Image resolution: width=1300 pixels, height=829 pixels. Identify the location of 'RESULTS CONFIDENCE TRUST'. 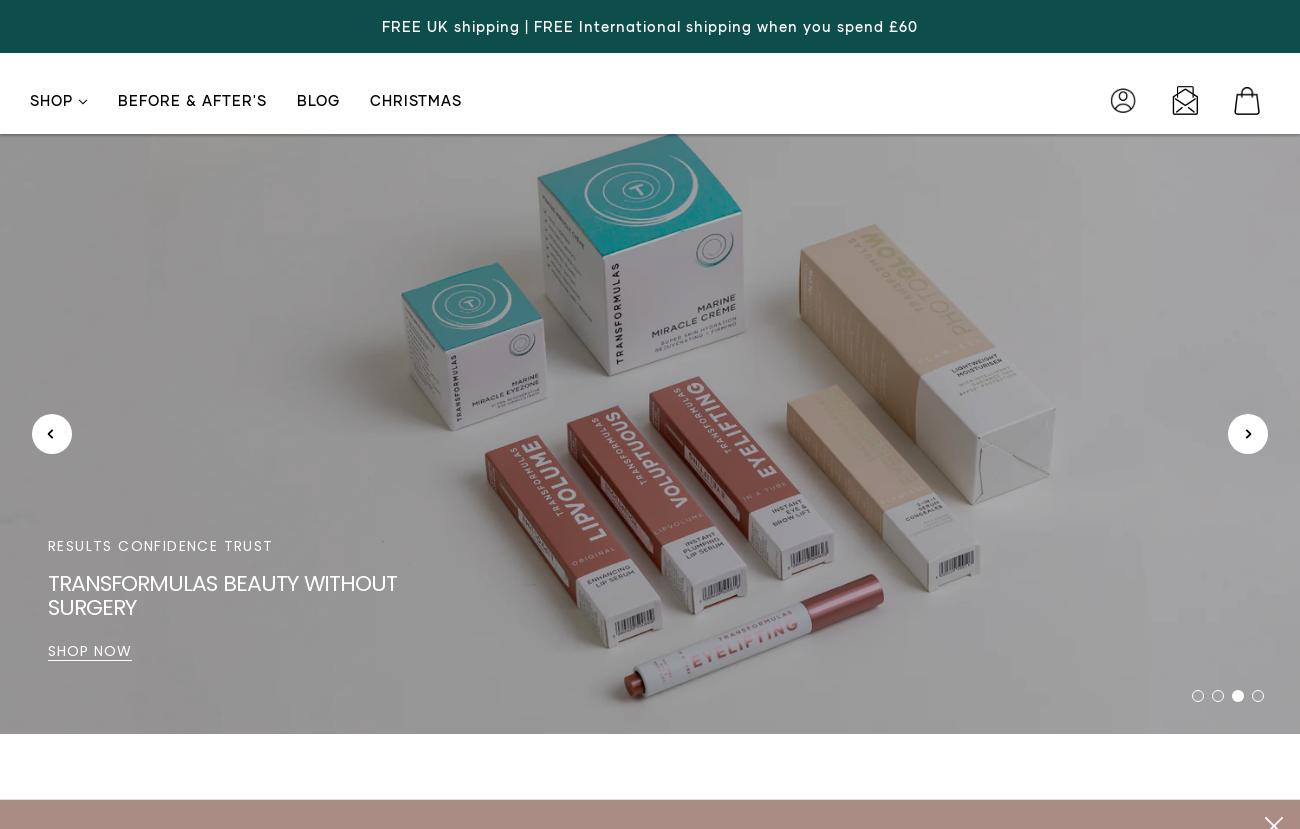
(159, 544).